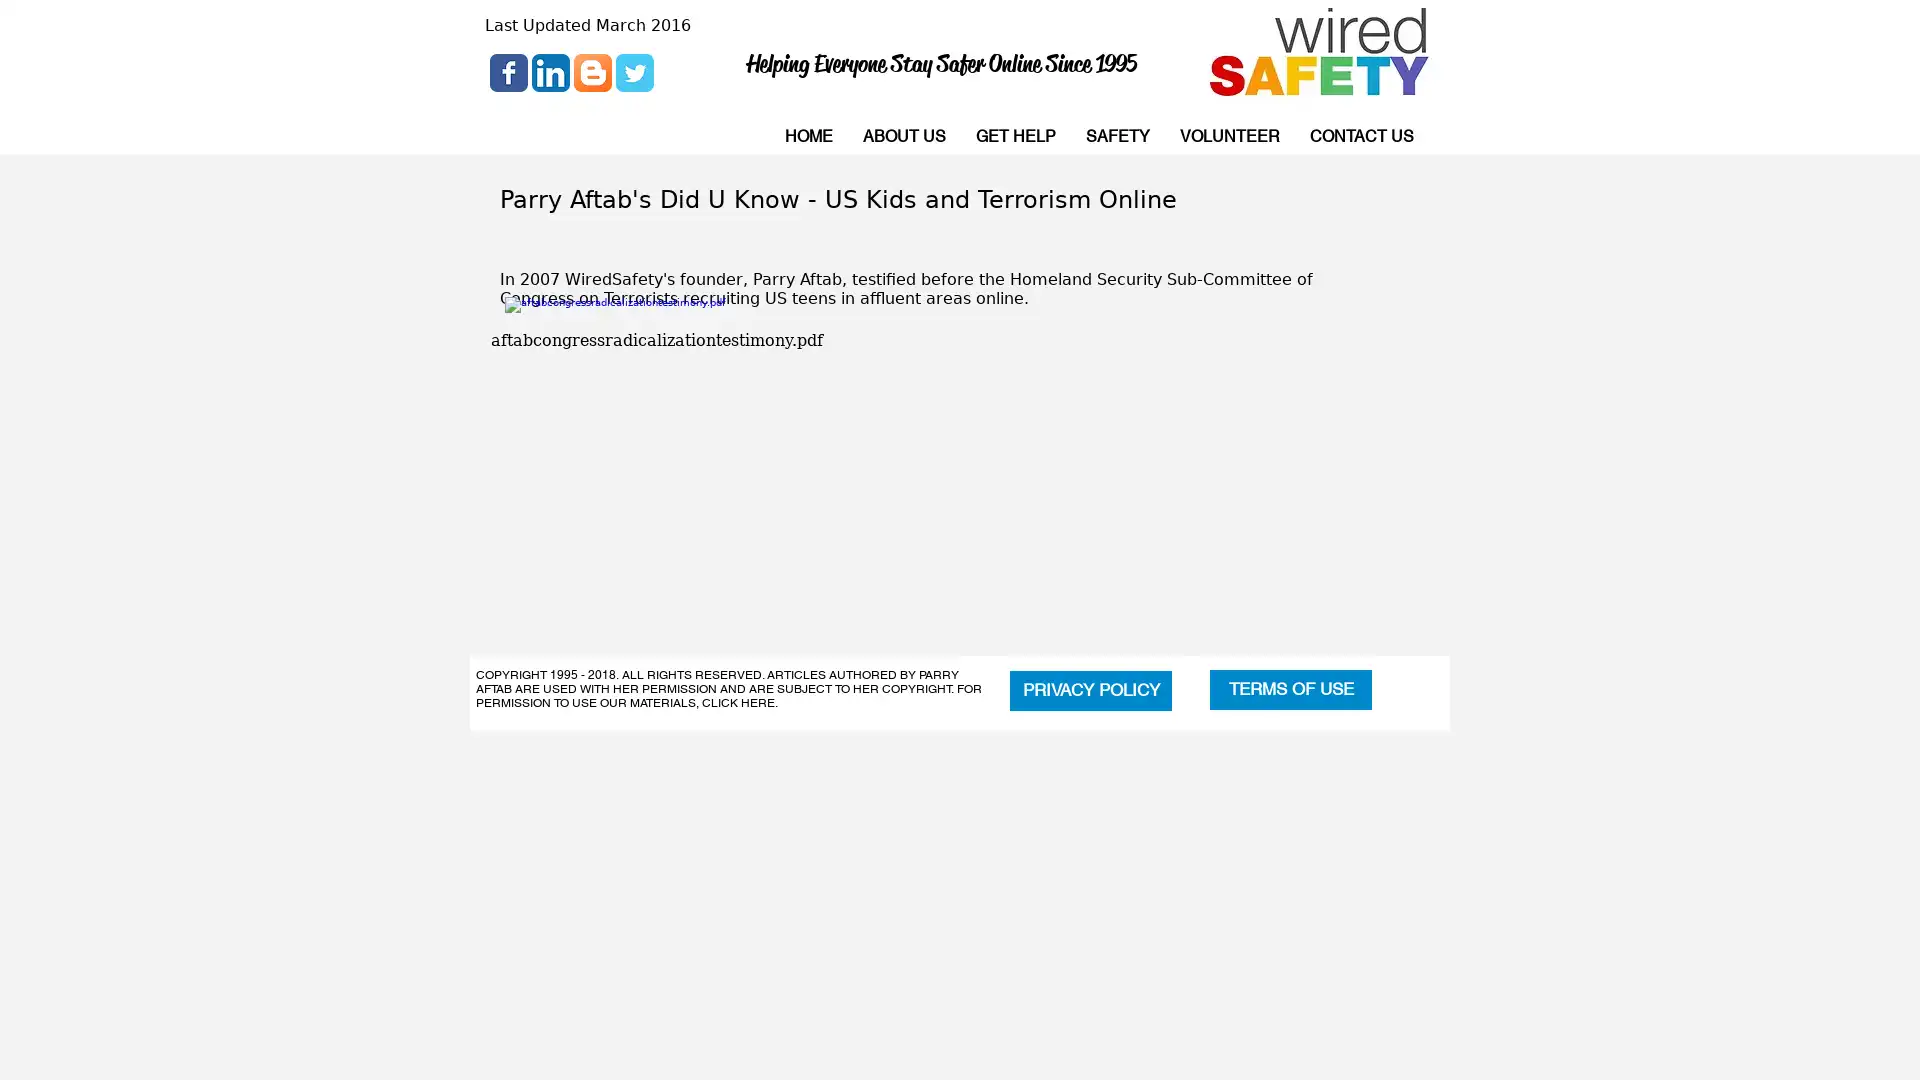 This screenshot has width=1920, height=1080. I want to click on TERMS OF USE, so click(1291, 689).